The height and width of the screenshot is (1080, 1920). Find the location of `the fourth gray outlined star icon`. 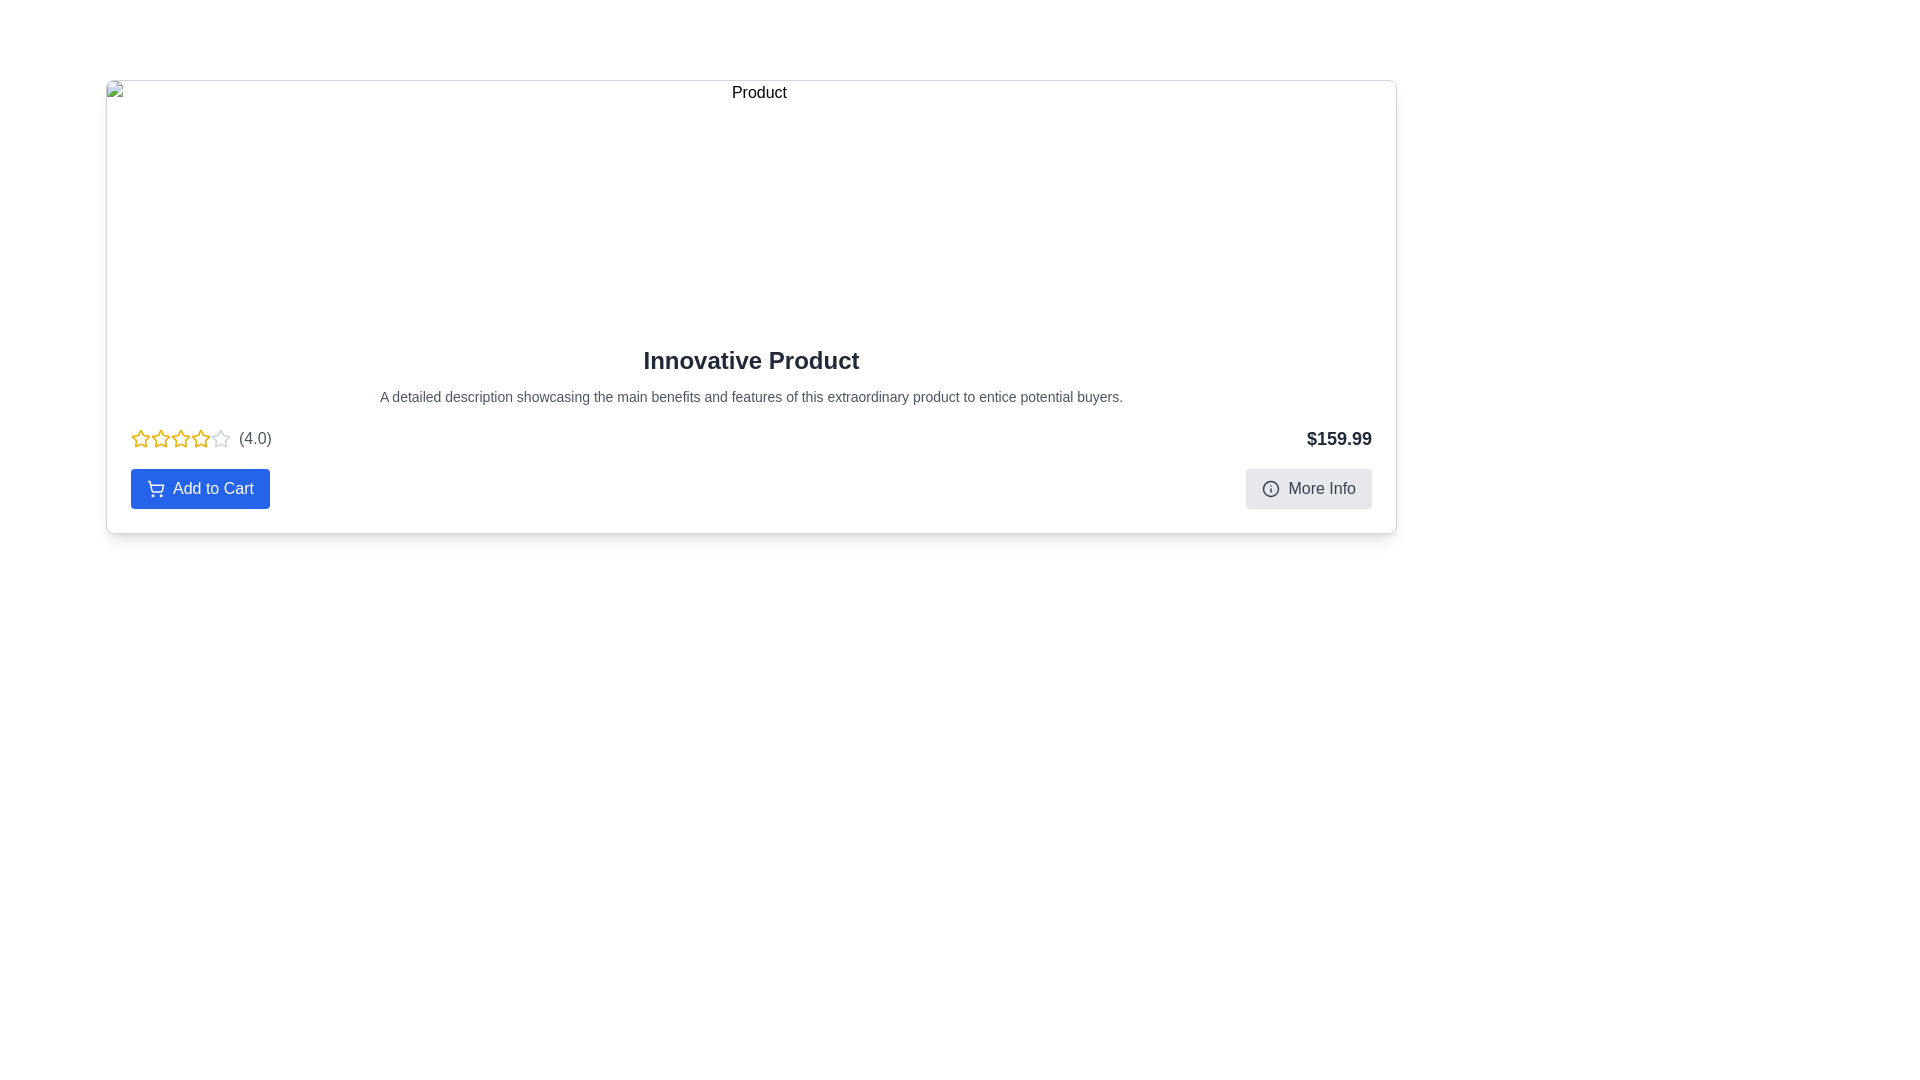

the fourth gray outlined star icon is located at coordinates (220, 437).